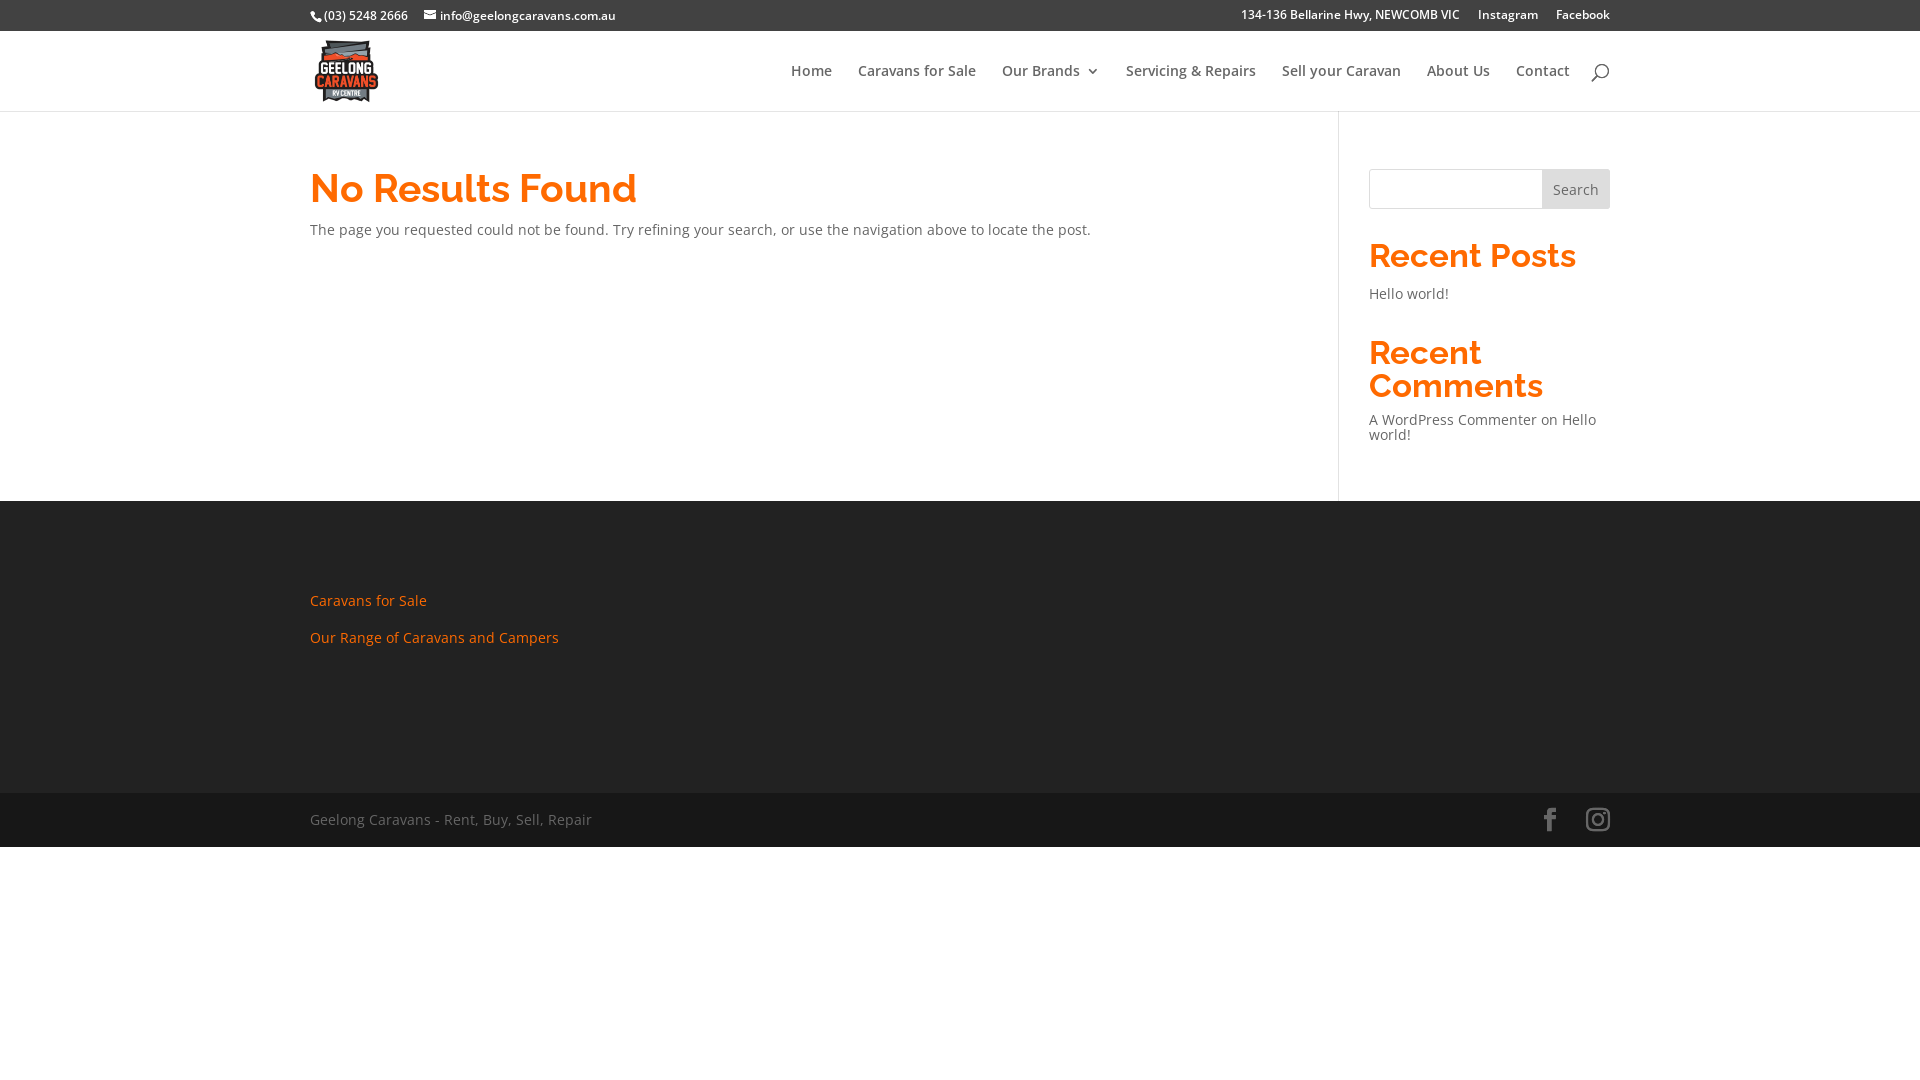 Image resolution: width=1920 pixels, height=1080 pixels. I want to click on '134-136 Bellarine Hwy, NEWCOMB VIC', so click(1350, 19).